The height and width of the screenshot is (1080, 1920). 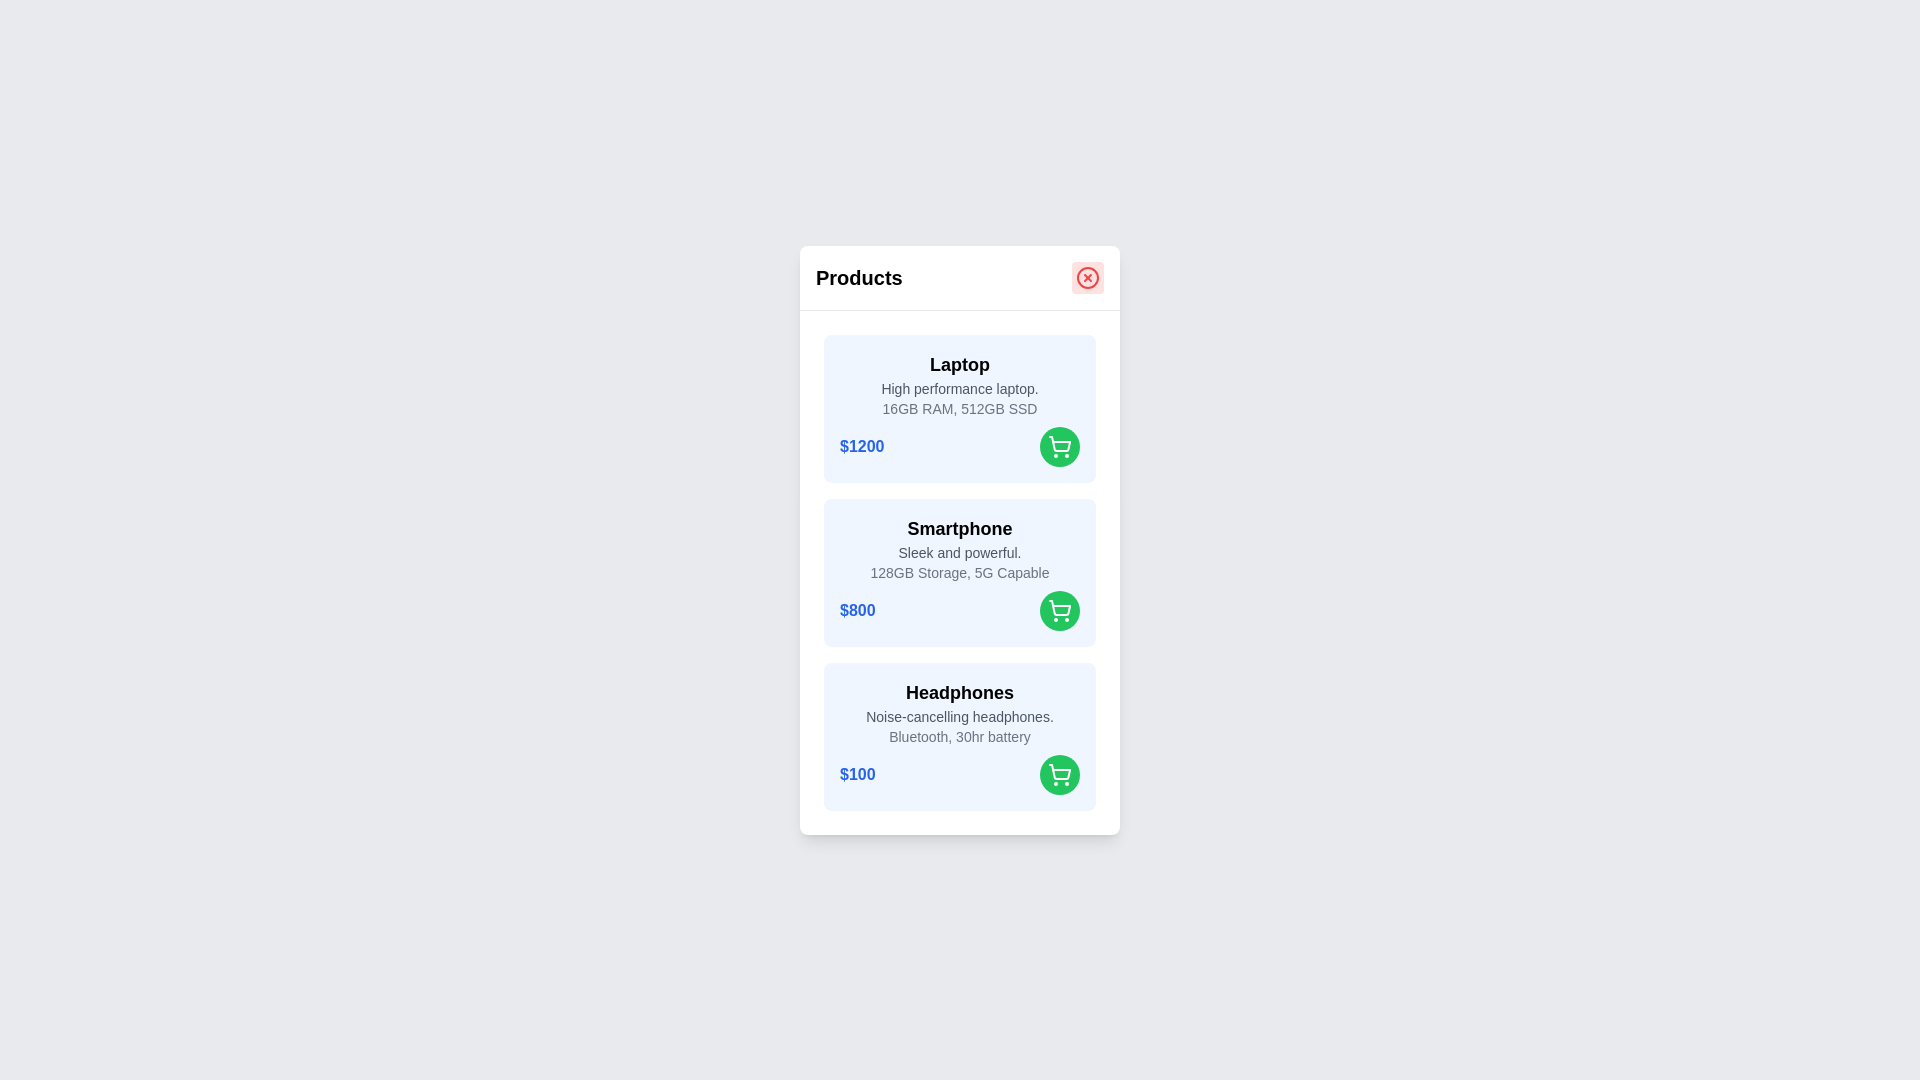 I want to click on the close button to close the dialog, so click(x=1087, y=277).